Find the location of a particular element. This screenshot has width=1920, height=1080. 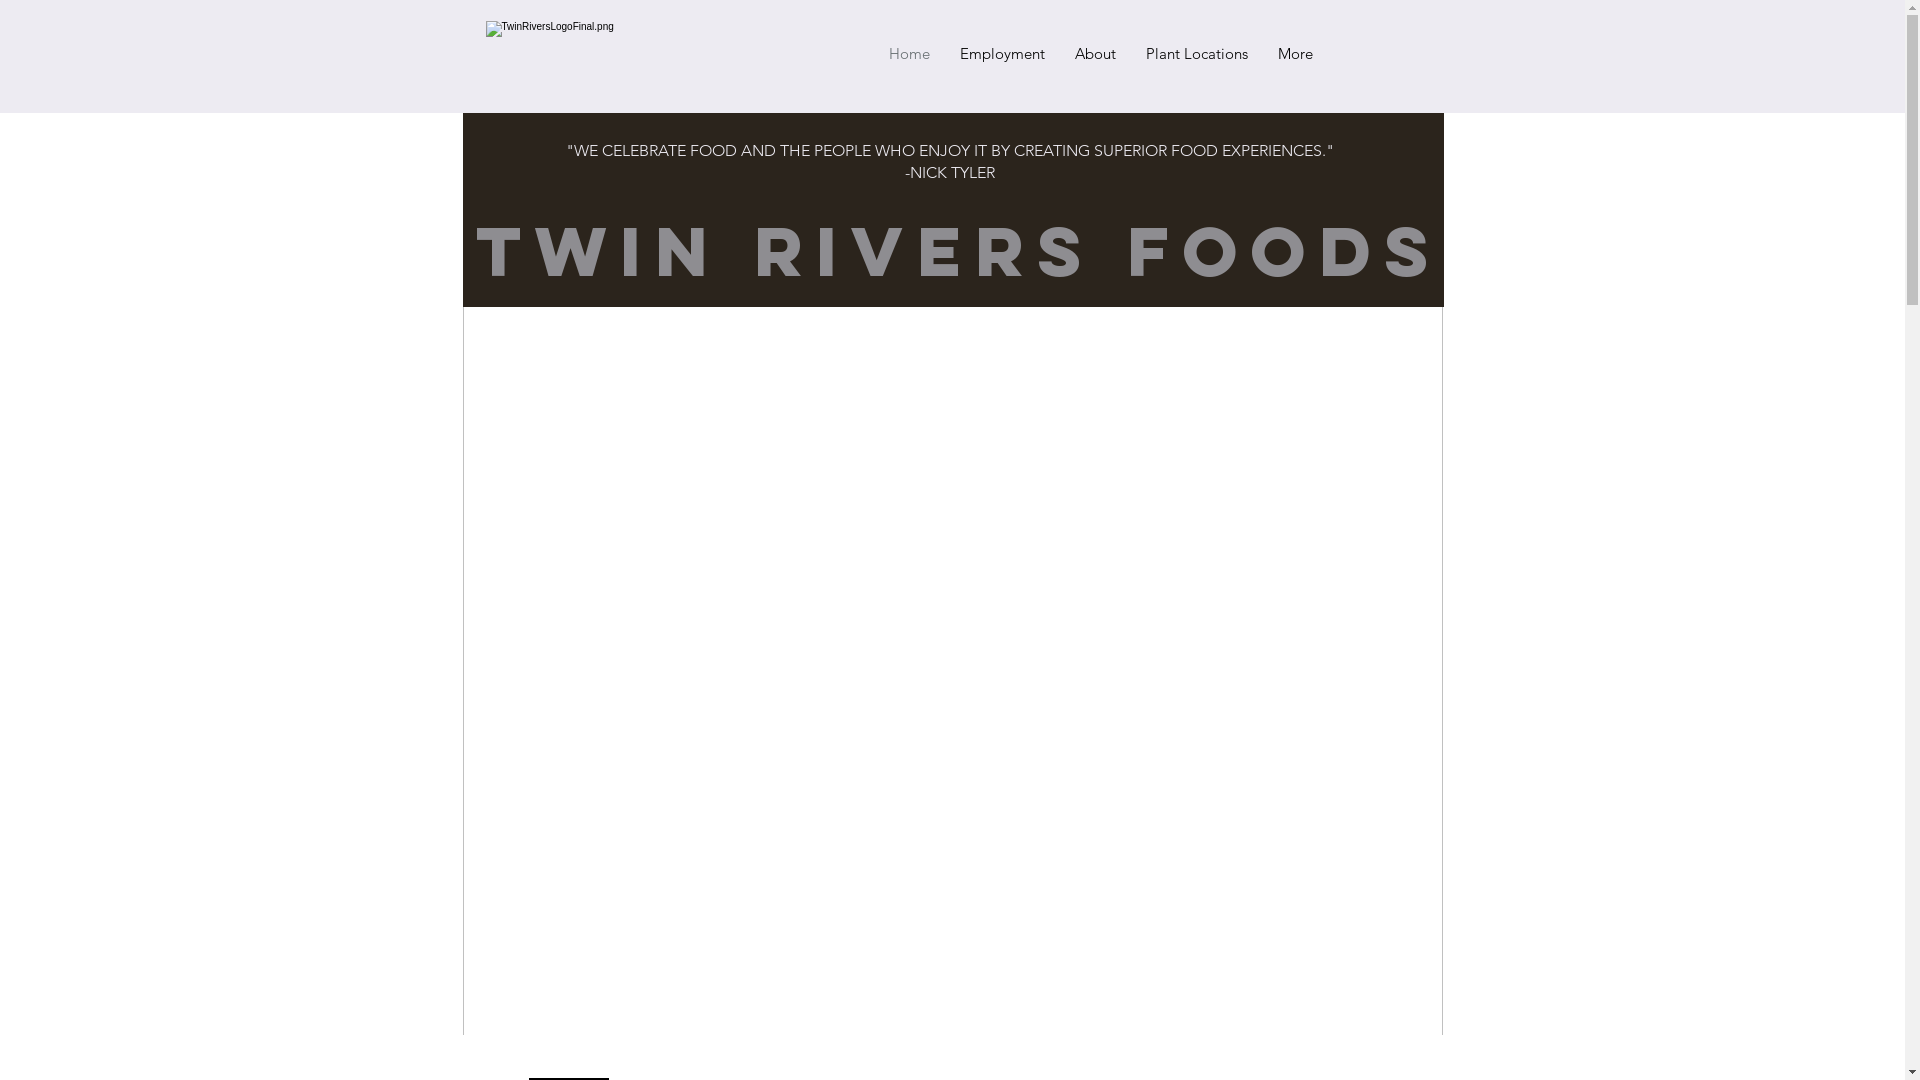

'Plant Locations' is located at coordinates (1195, 53).